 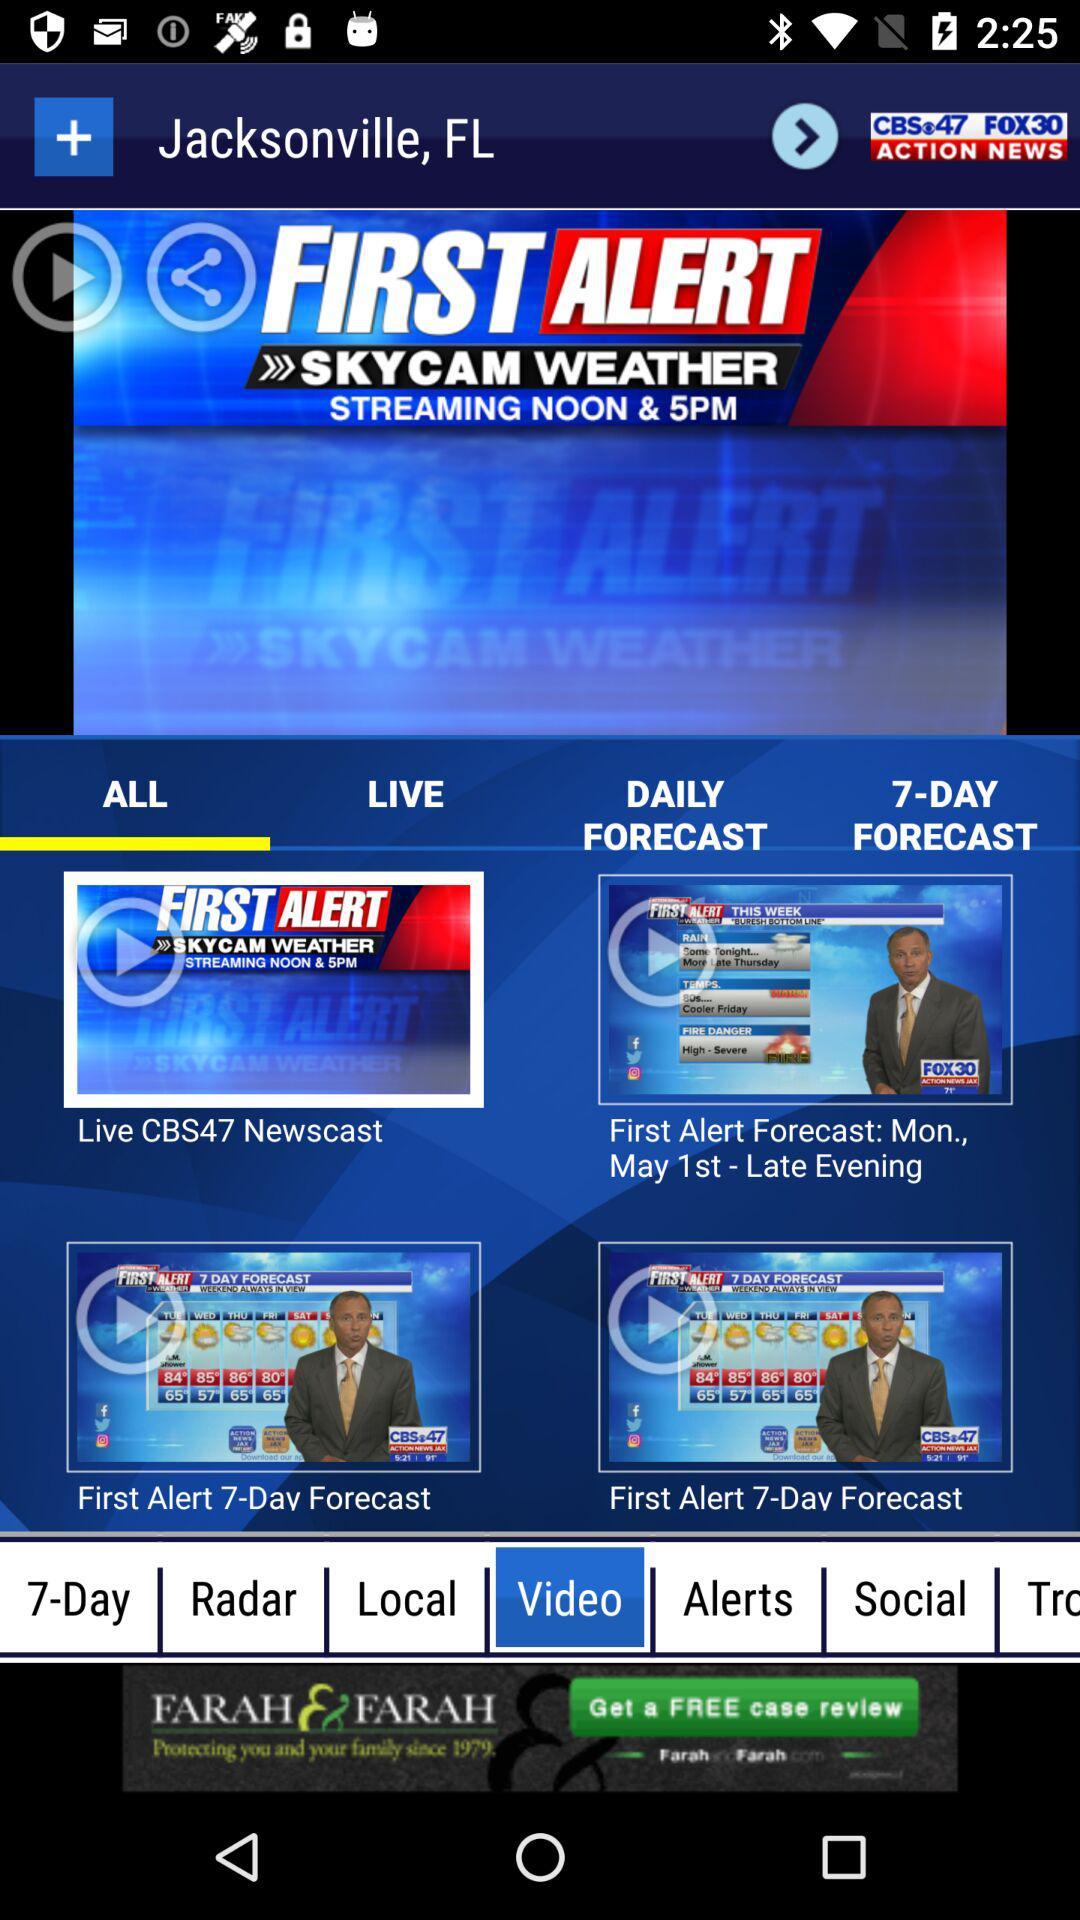 What do you see at coordinates (540, 1727) in the screenshot?
I see `share the article` at bounding box center [540, 1727].